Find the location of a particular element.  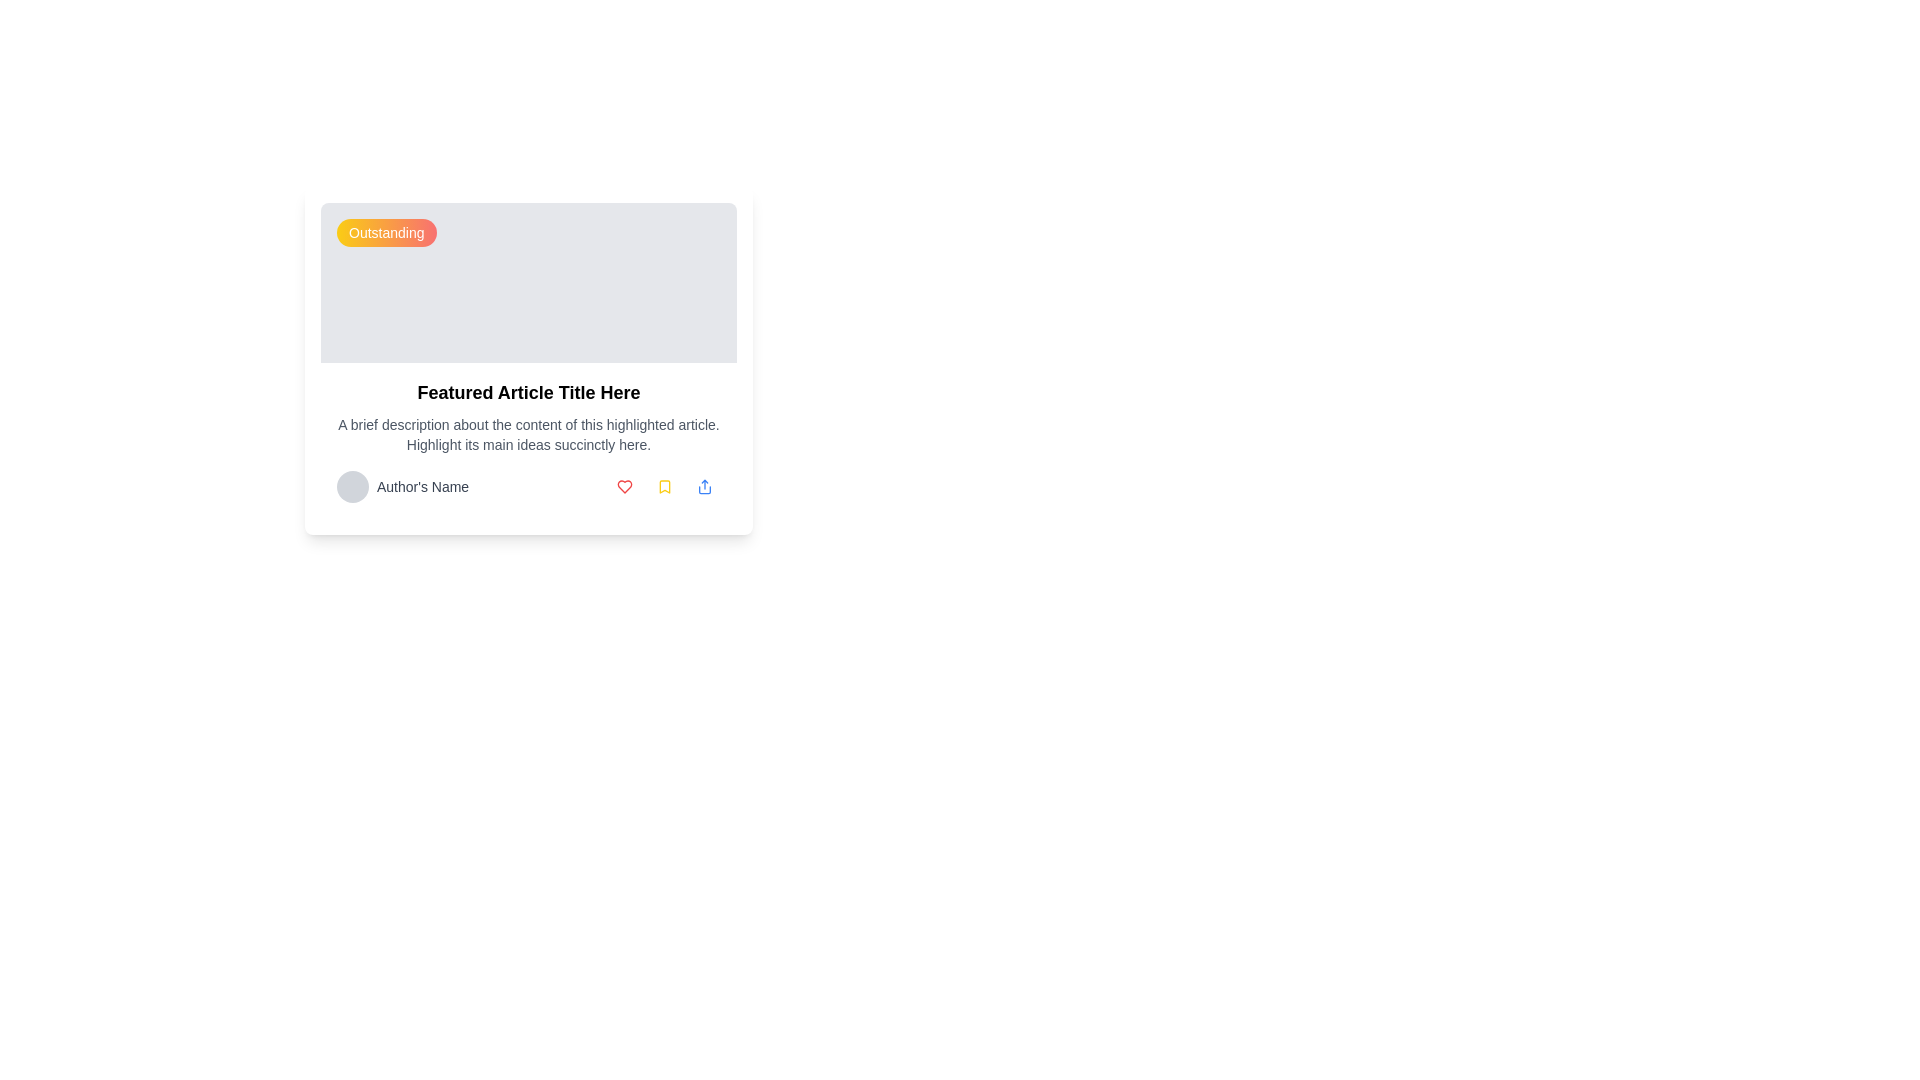

the blue-colored share icon, styled as an upward-pointing arrow located at the bottom-right corner of the article card is located at coordinates (705, 486).